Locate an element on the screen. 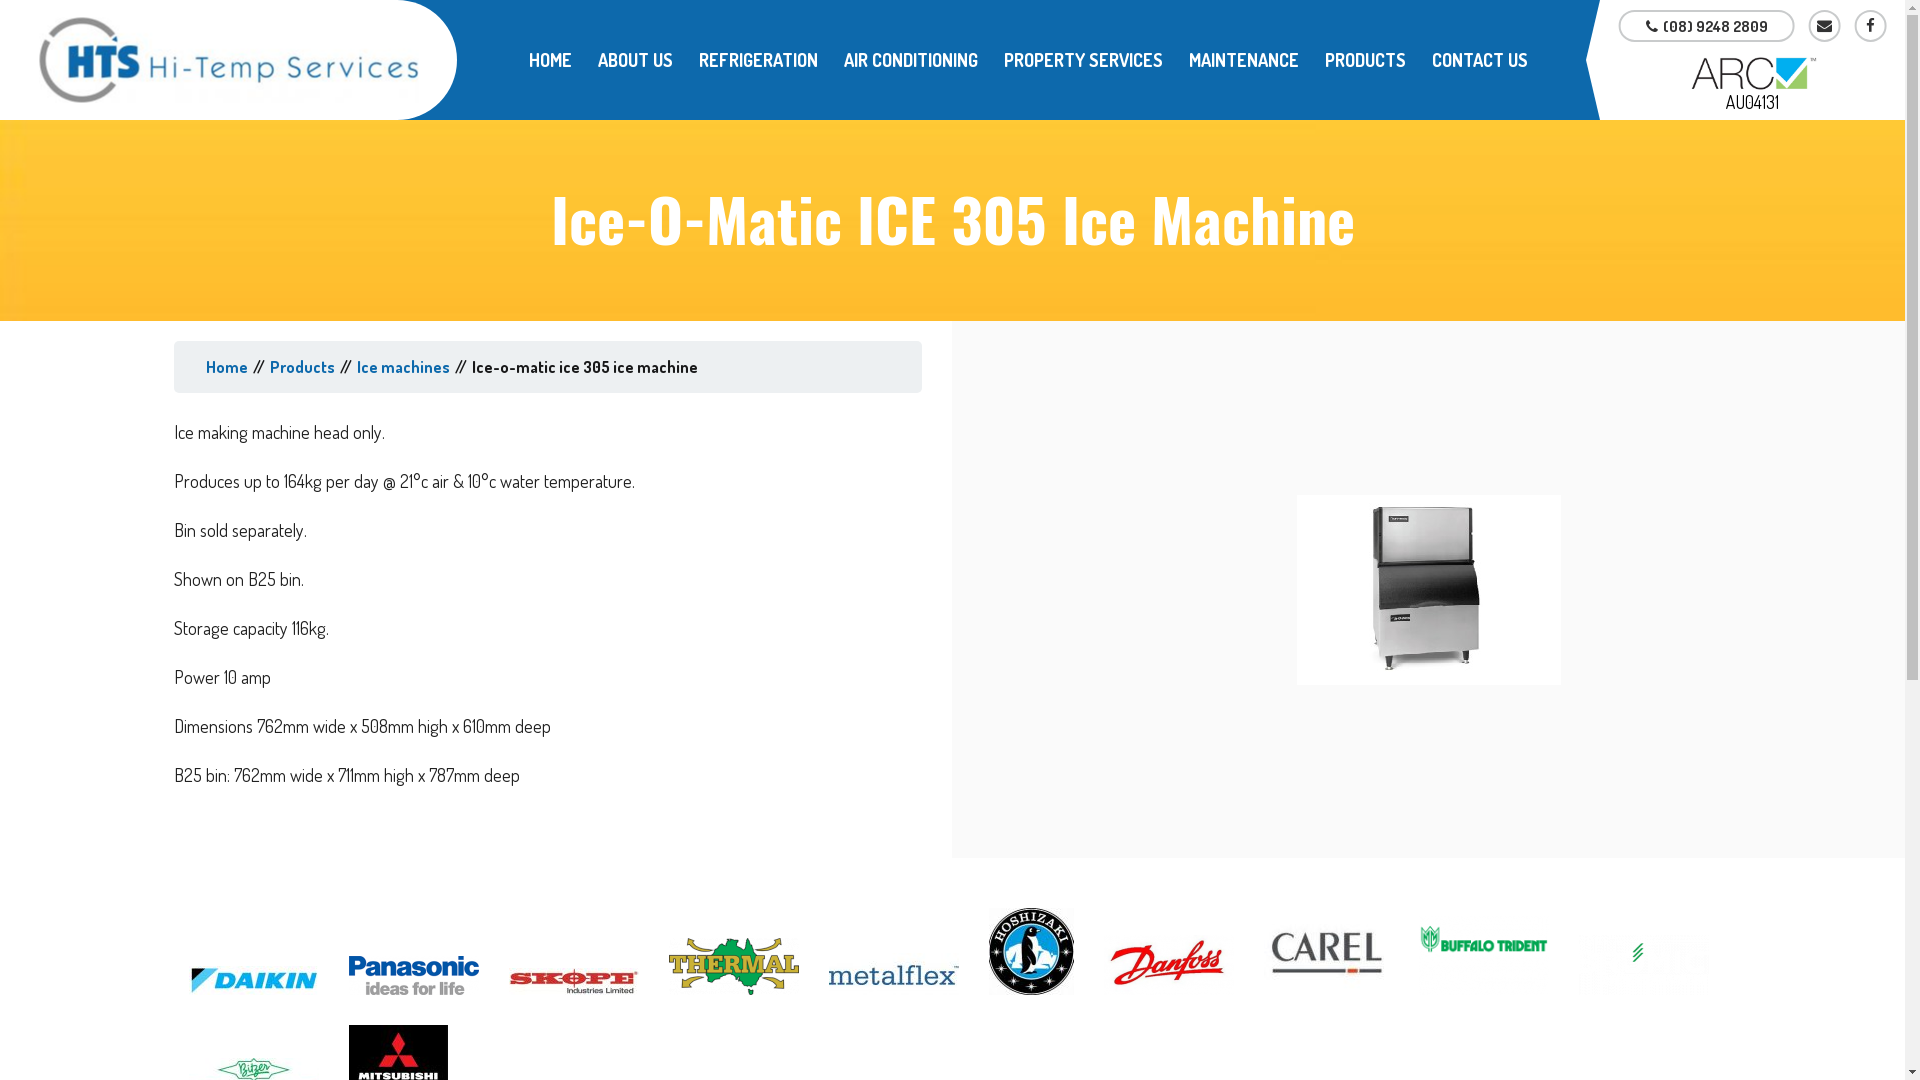 The width and height of the screenshot is (1920, 1080). 'PRODUCTS' is located at coordinates (1311, 59).